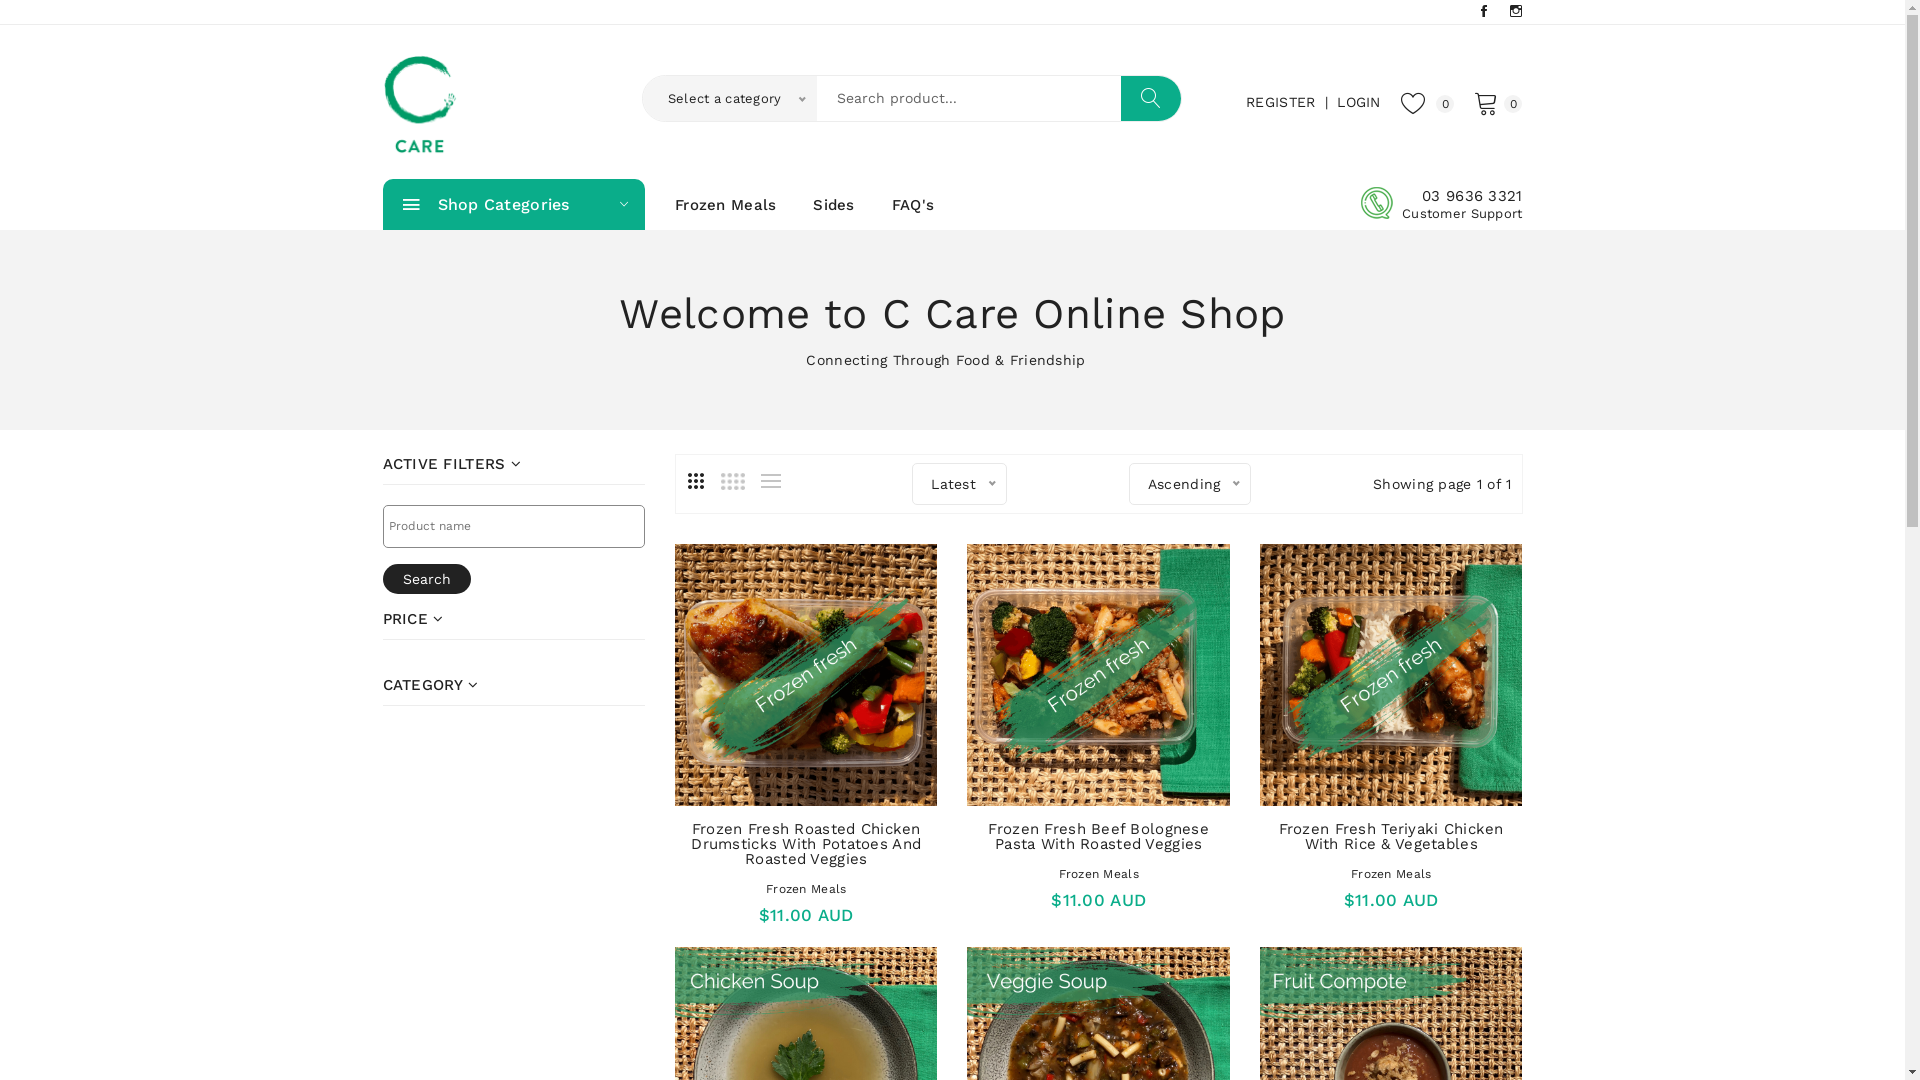 The image size is (1920, 1080). What do you see at coordinates (833, 204) in the screenshot?
I see `'Sides'` at bounding box center [833, 204].